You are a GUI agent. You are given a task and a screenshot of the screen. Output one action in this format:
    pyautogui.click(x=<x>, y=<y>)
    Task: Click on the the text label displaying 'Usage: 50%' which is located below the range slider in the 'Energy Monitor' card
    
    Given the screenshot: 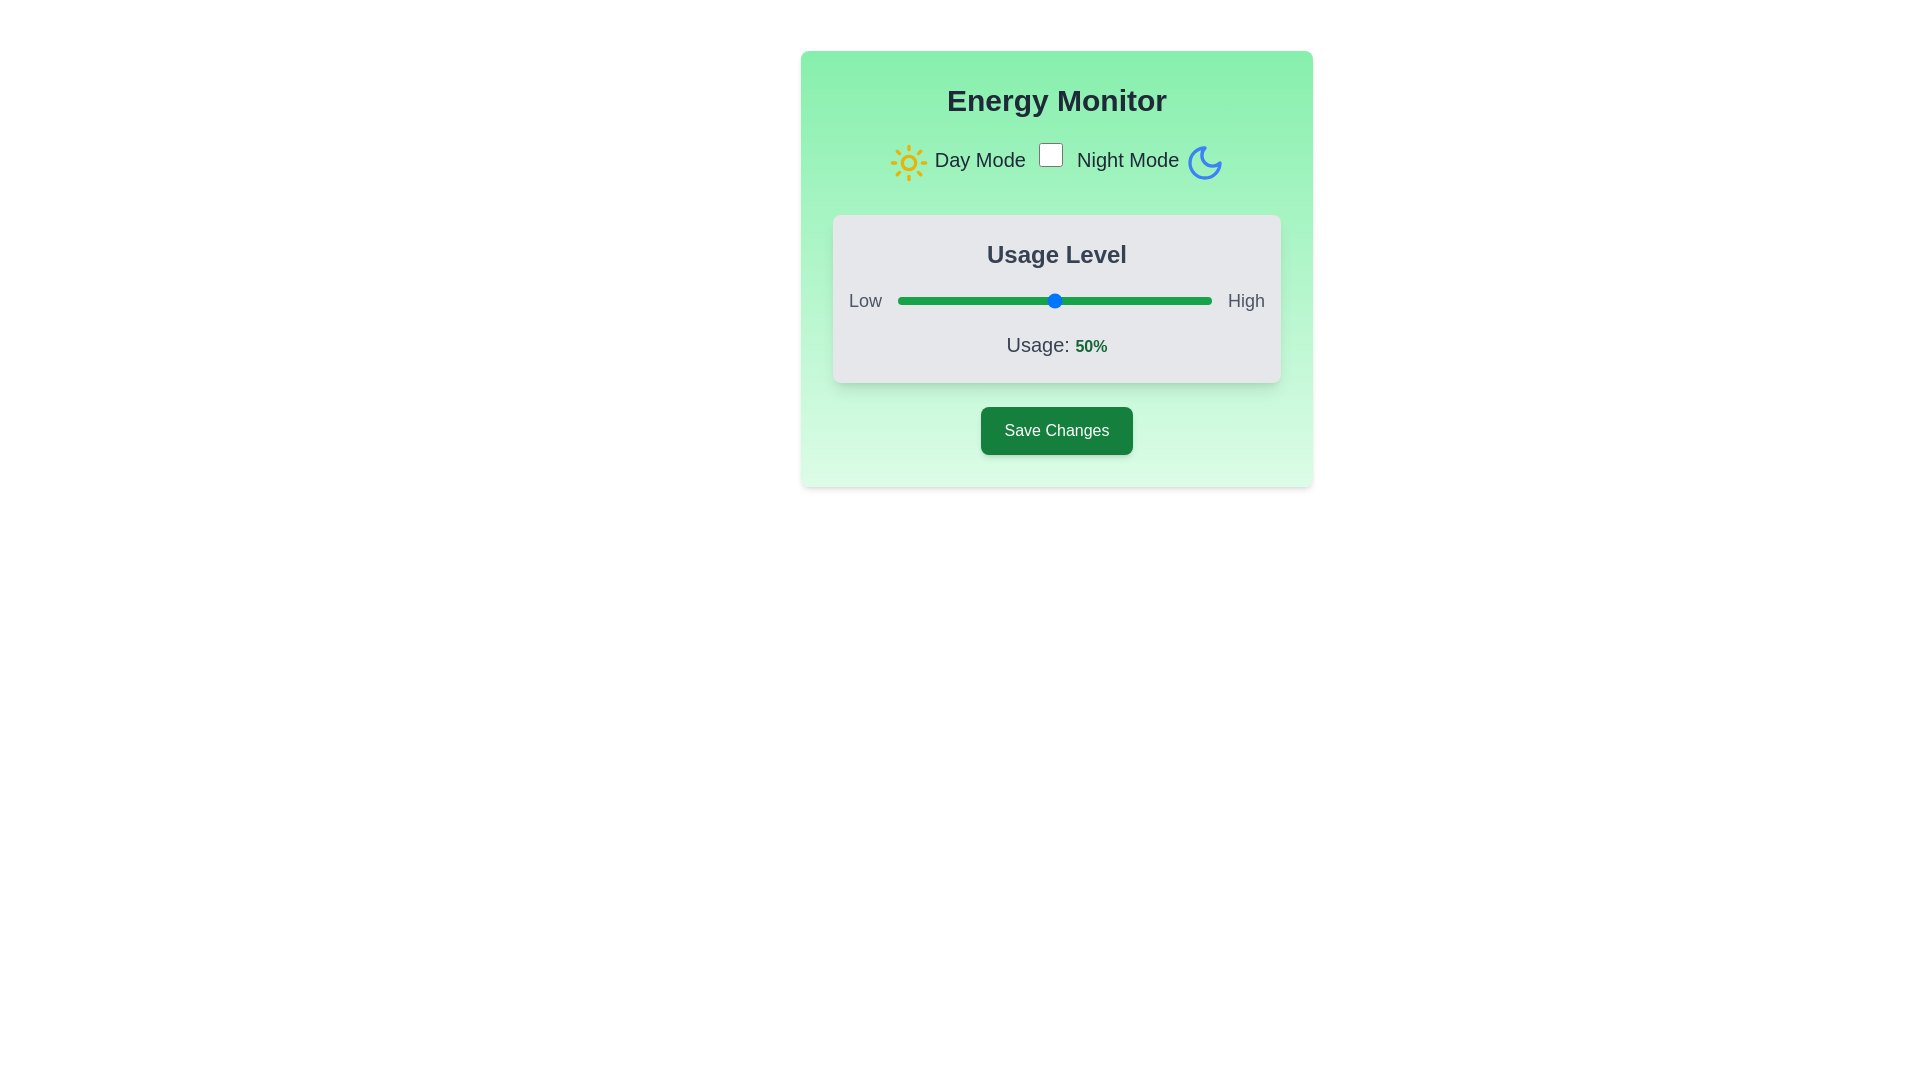 What is the action you would take?
    pyautogui.click(x=1055, y=343)
    